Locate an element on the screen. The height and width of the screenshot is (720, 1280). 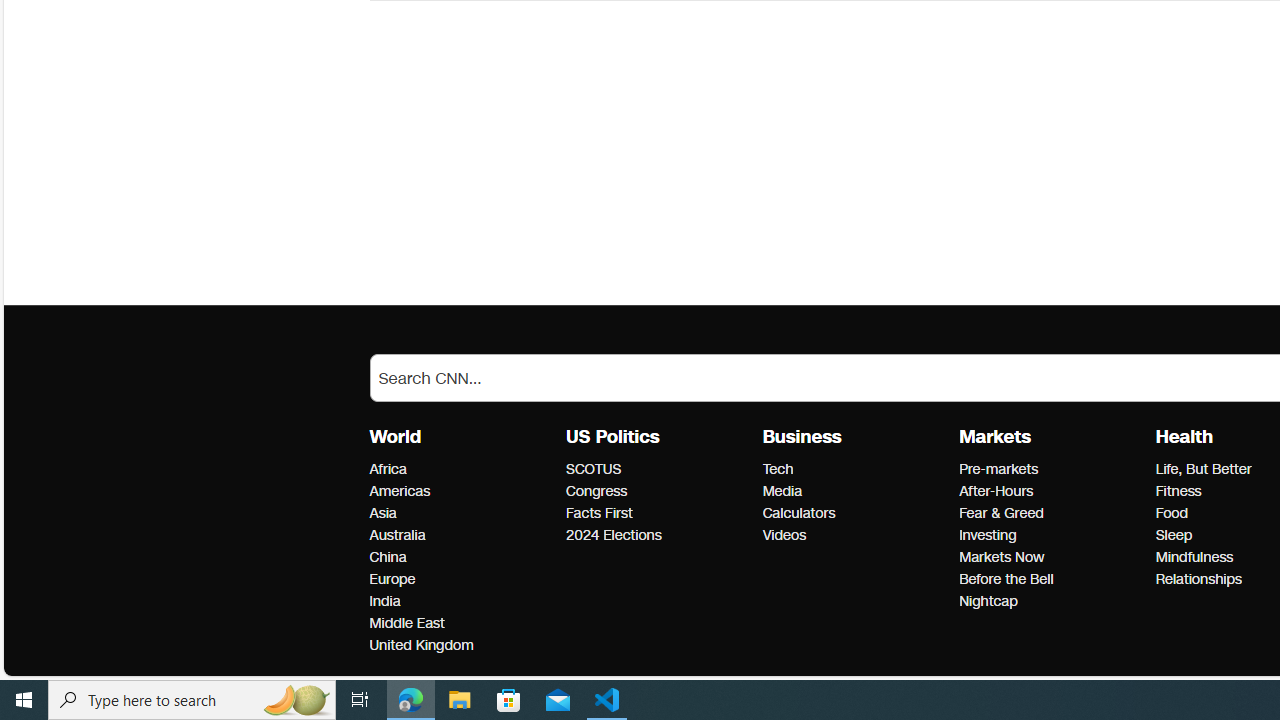
'Business Calculators' is located at coordinates (797, 512).